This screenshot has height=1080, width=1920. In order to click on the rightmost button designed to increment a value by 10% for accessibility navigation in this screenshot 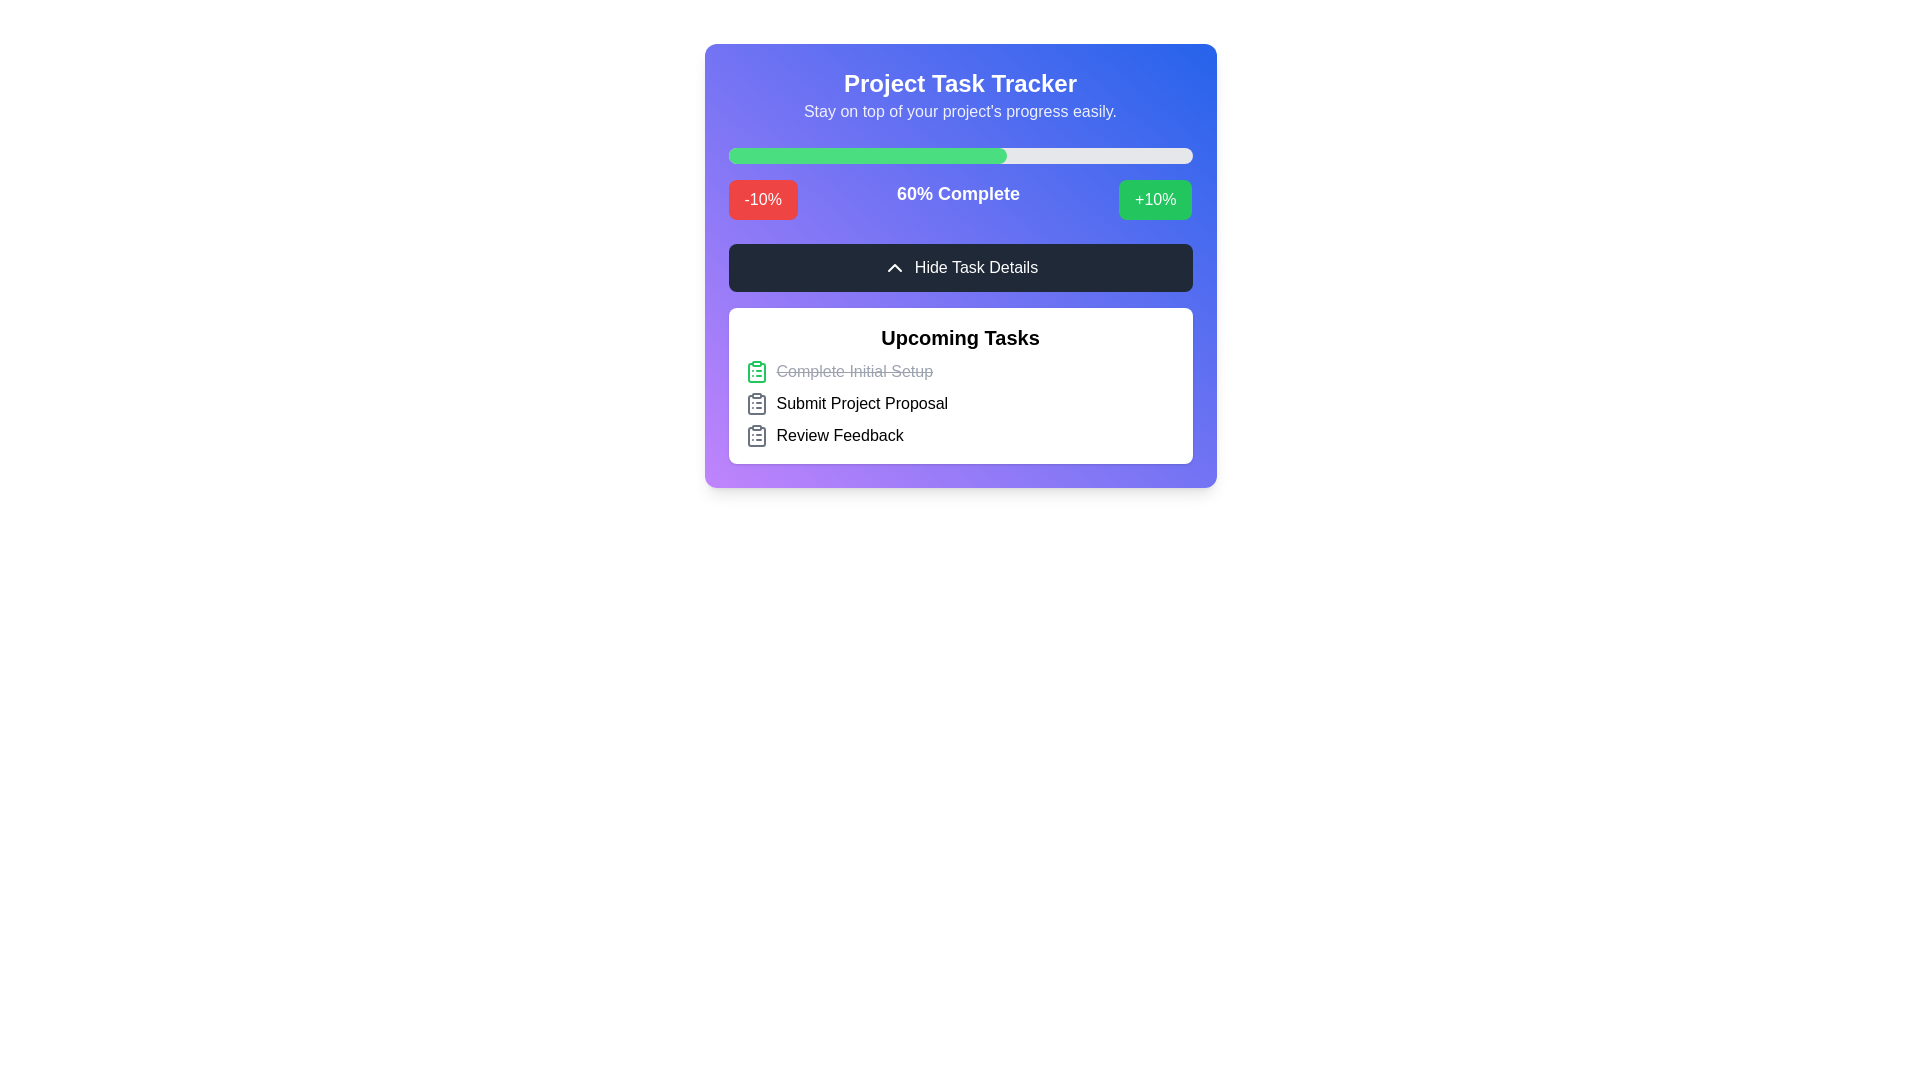, I will do `click(1155, 200)`.